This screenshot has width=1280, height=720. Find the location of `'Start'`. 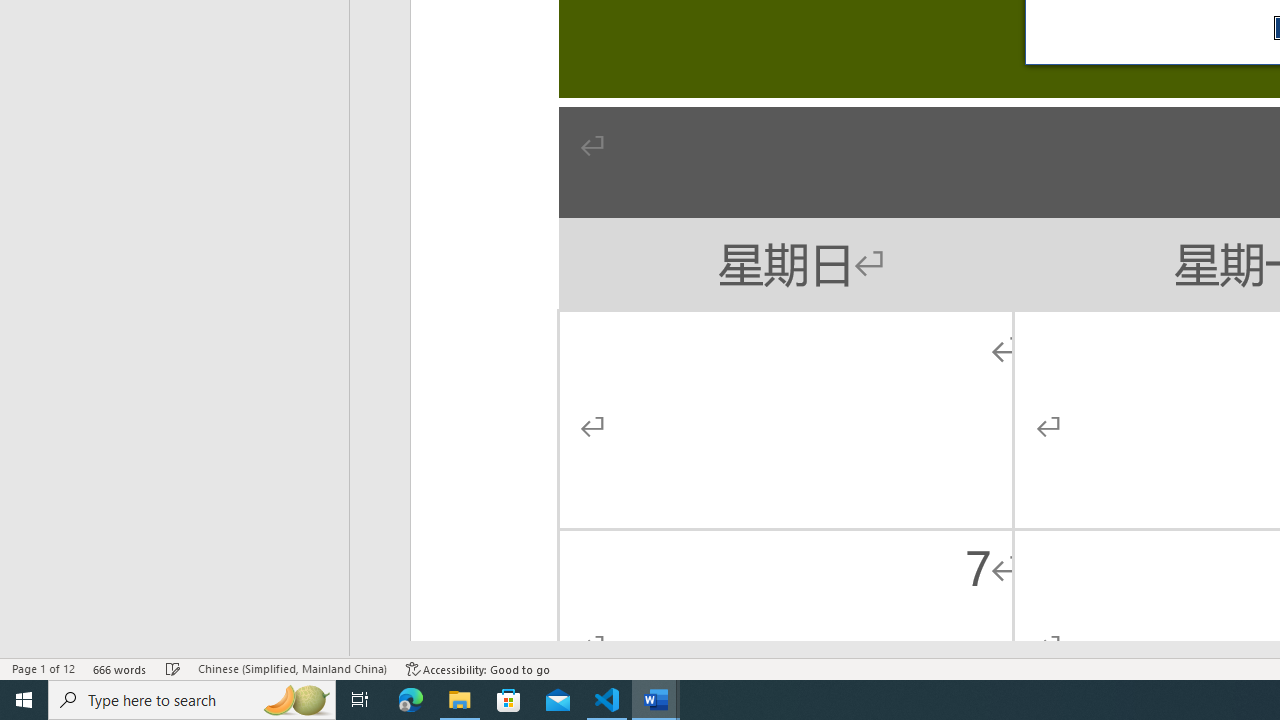

'Start' is located at coordinates (24, 698).